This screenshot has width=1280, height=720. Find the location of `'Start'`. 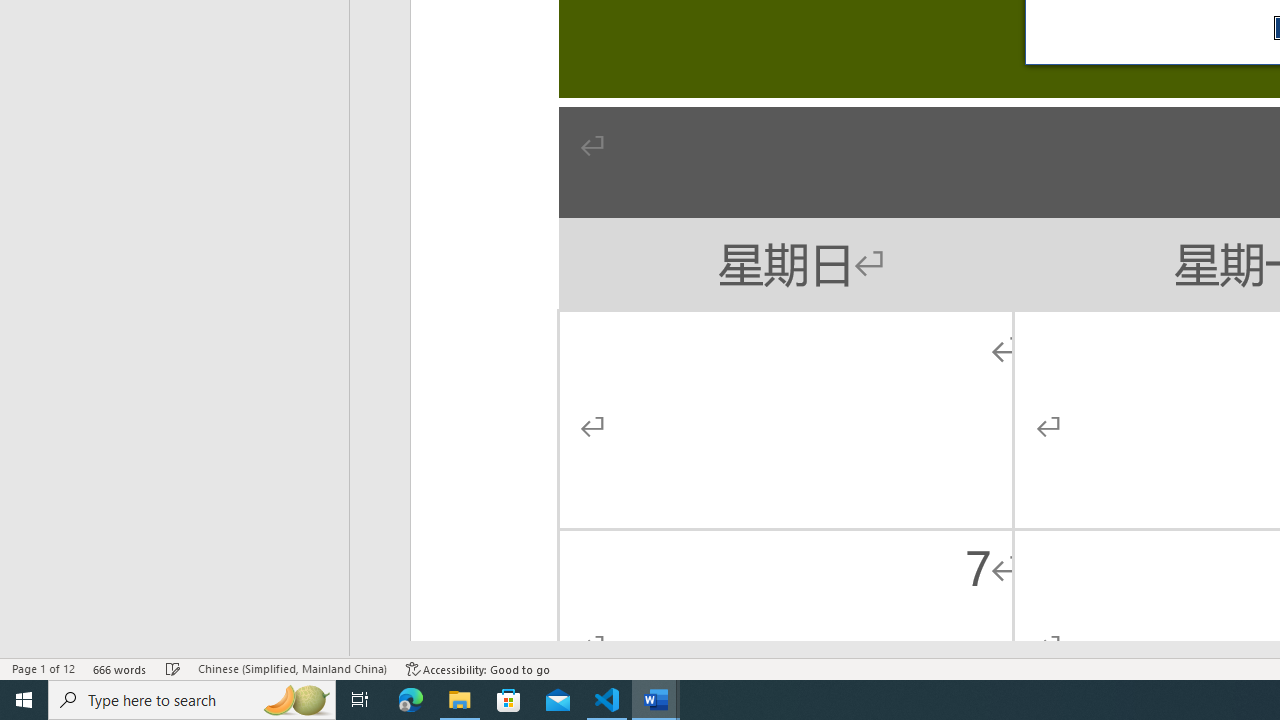

'Start' is located at coordinates (24, 698).